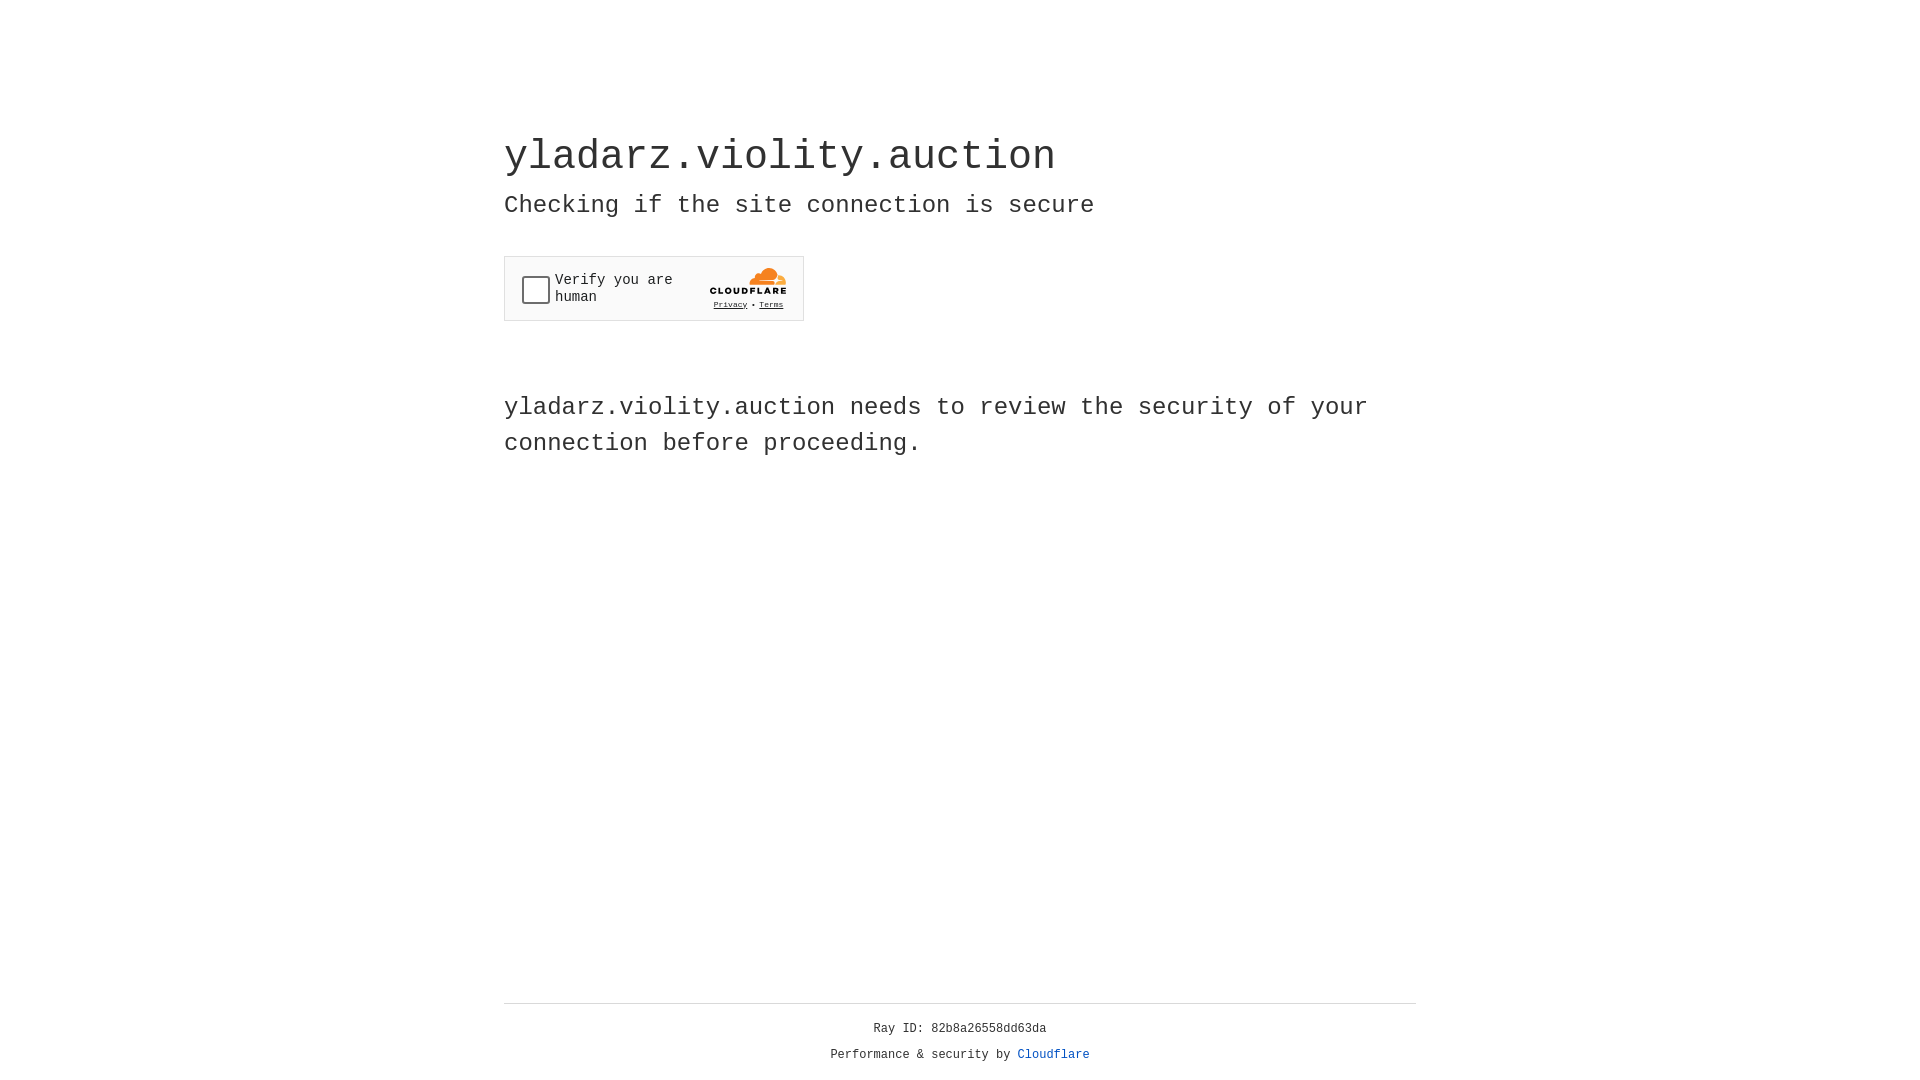 The image size is (1920, 1080). Describe the element at coordinates (653, 288) in the screenshot. I see `'Widget containing a Cloudflare security challenge'` at that location.